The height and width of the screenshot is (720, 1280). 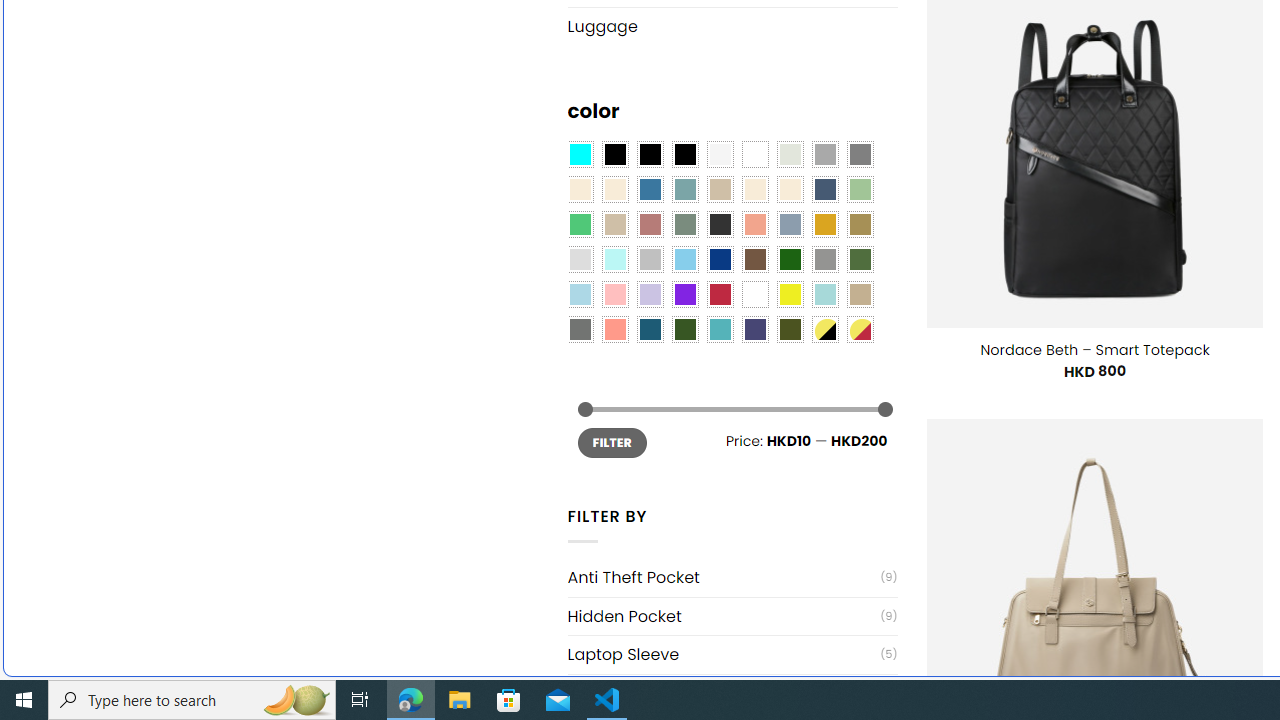 I want to click on 'Caramel', so click(x=754, y=190).